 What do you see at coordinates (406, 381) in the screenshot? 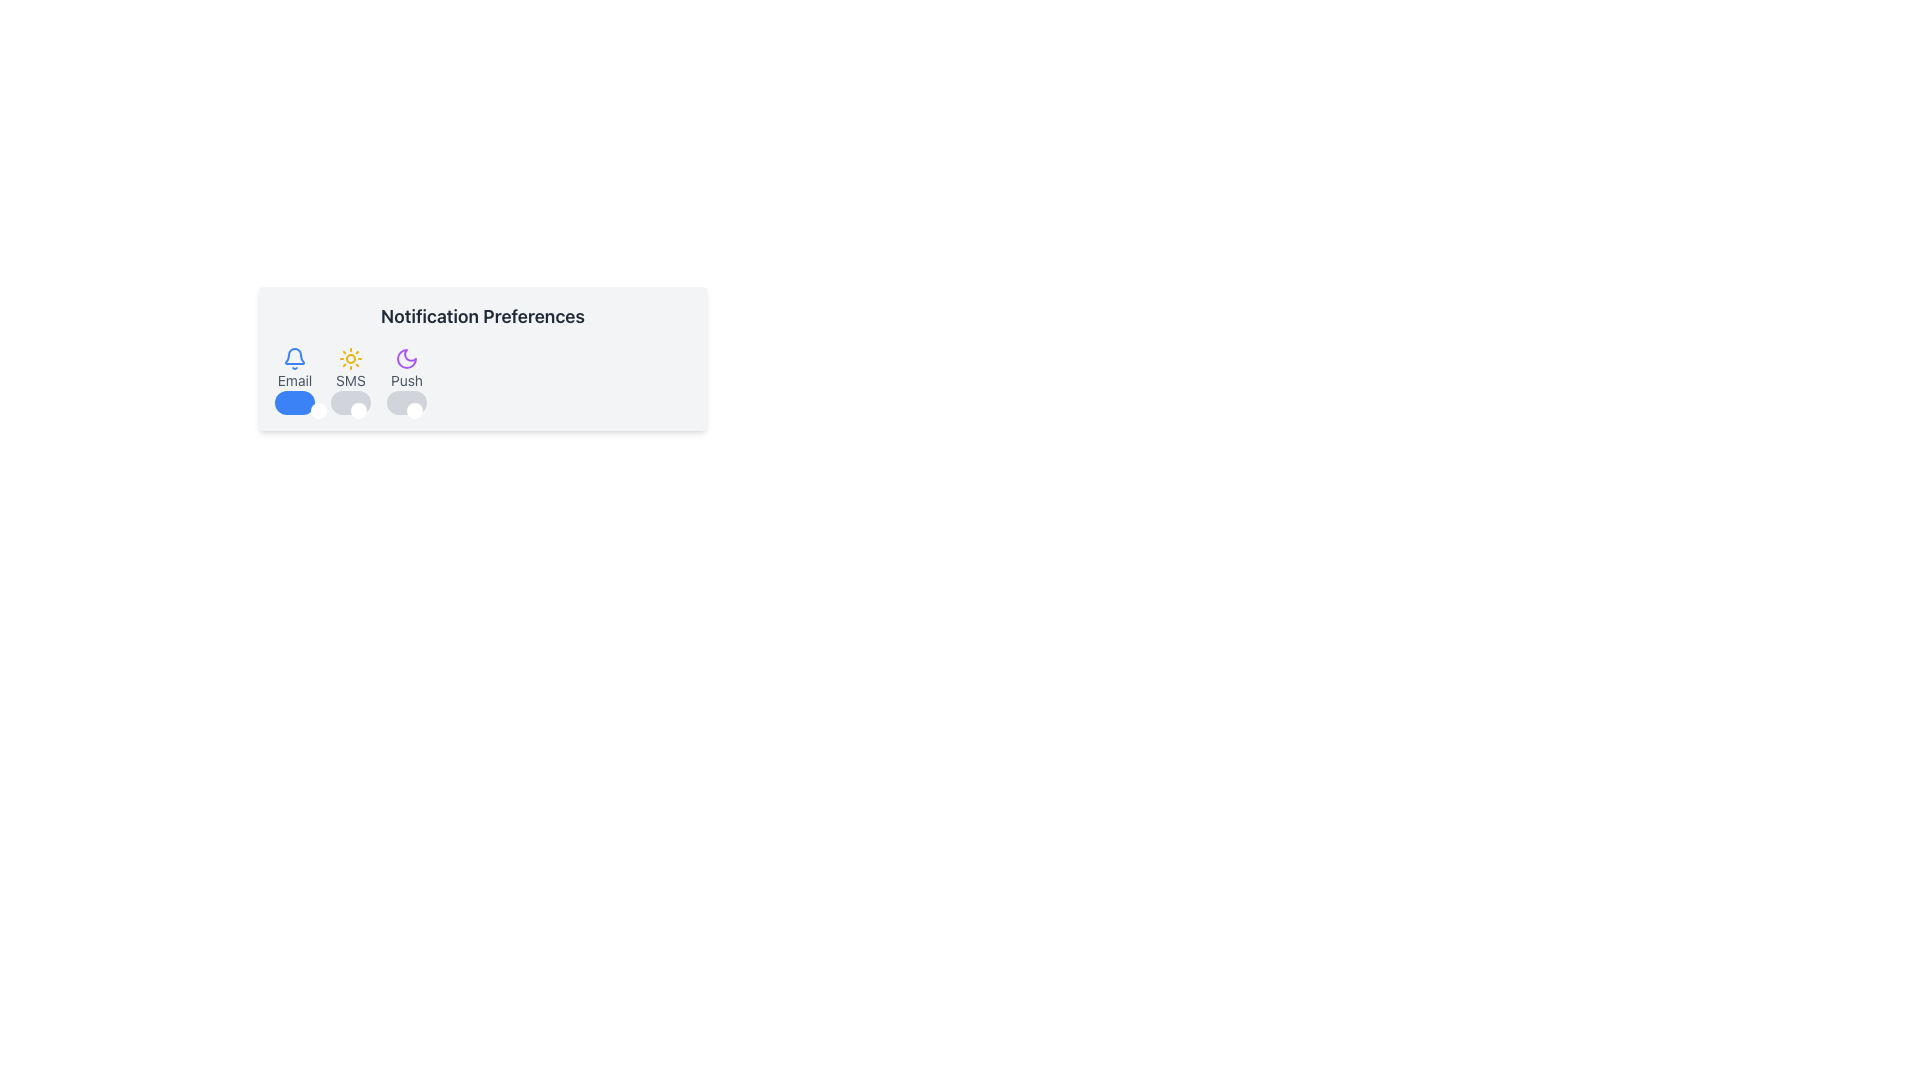
I see `the toggle switch for push notifications in the 'Notification Preferences' section` at bounding box center [406, 381].